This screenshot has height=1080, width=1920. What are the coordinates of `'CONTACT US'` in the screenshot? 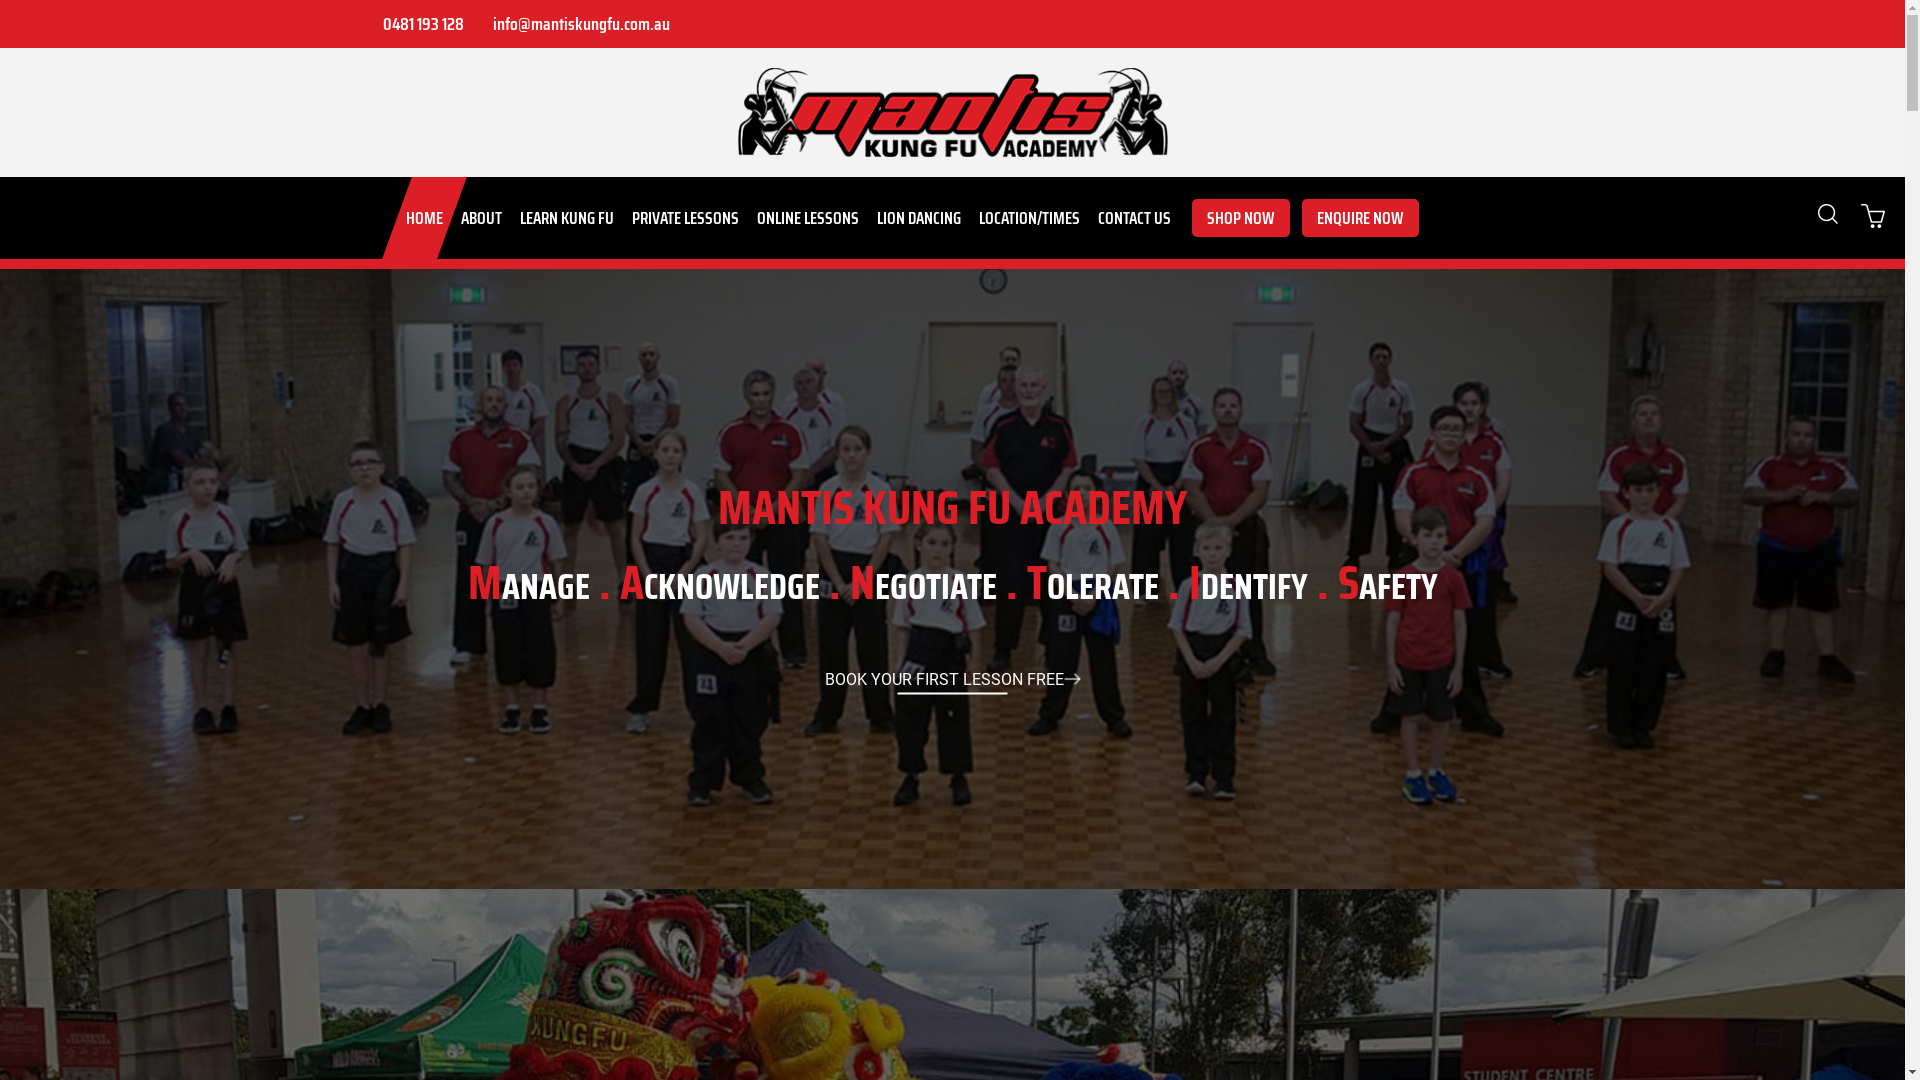 It's located at (1133, 218).